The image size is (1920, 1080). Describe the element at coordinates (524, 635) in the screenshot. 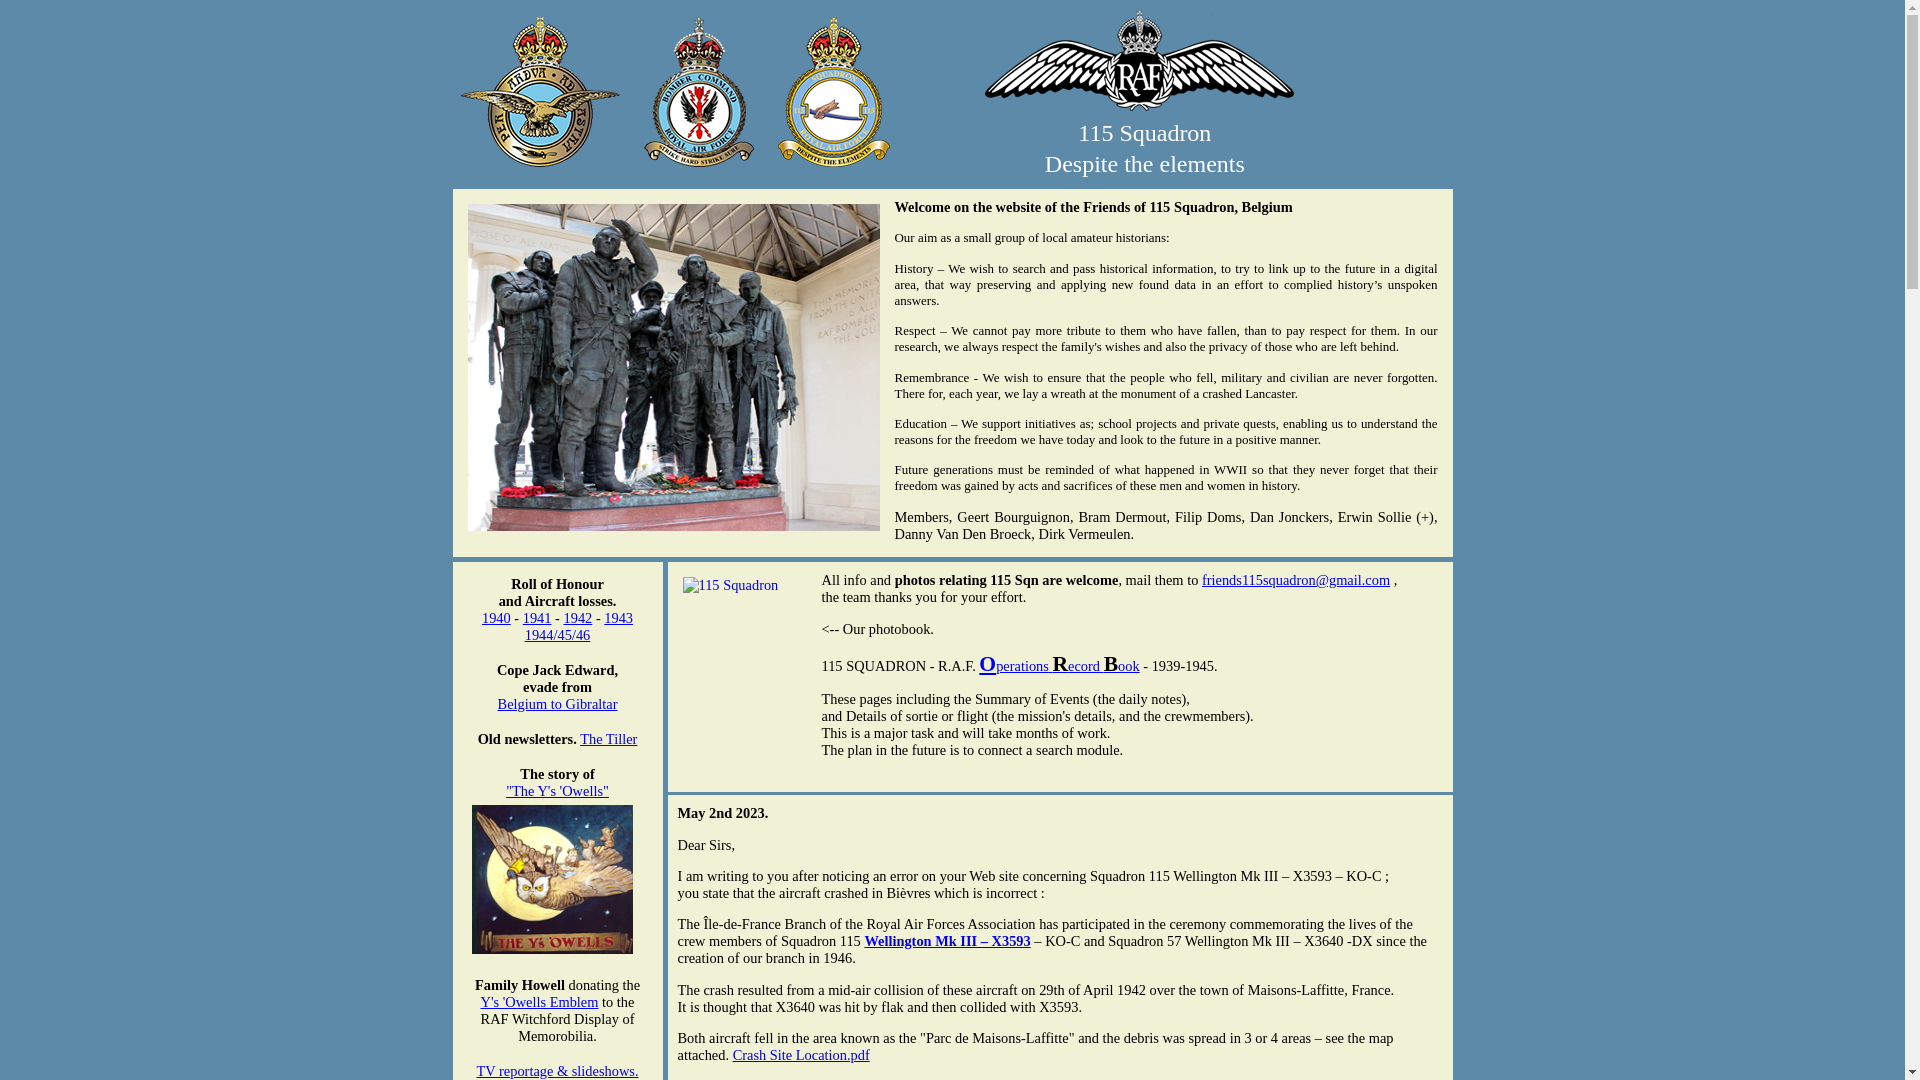

I see `'1944/45/46'` at that location.